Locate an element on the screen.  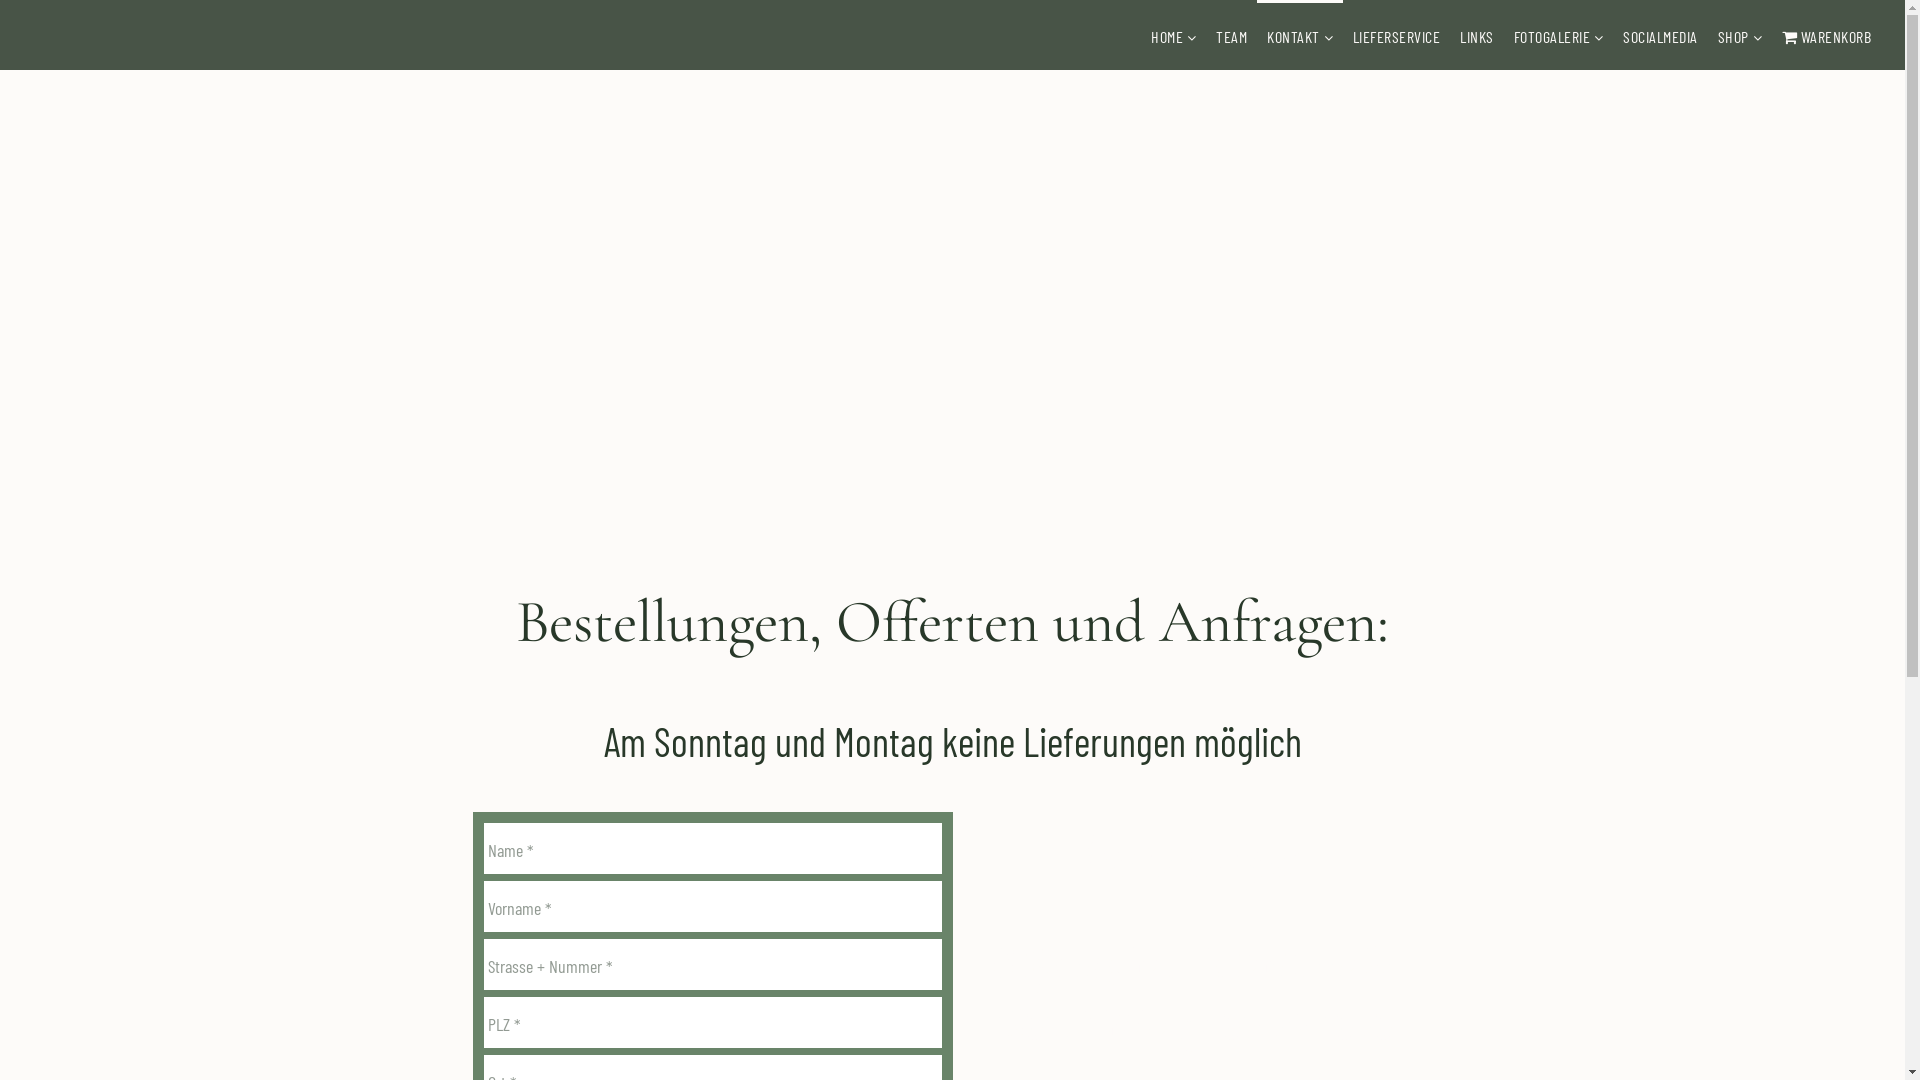
'KONTAKT' is located at coordinates (1293, 36).